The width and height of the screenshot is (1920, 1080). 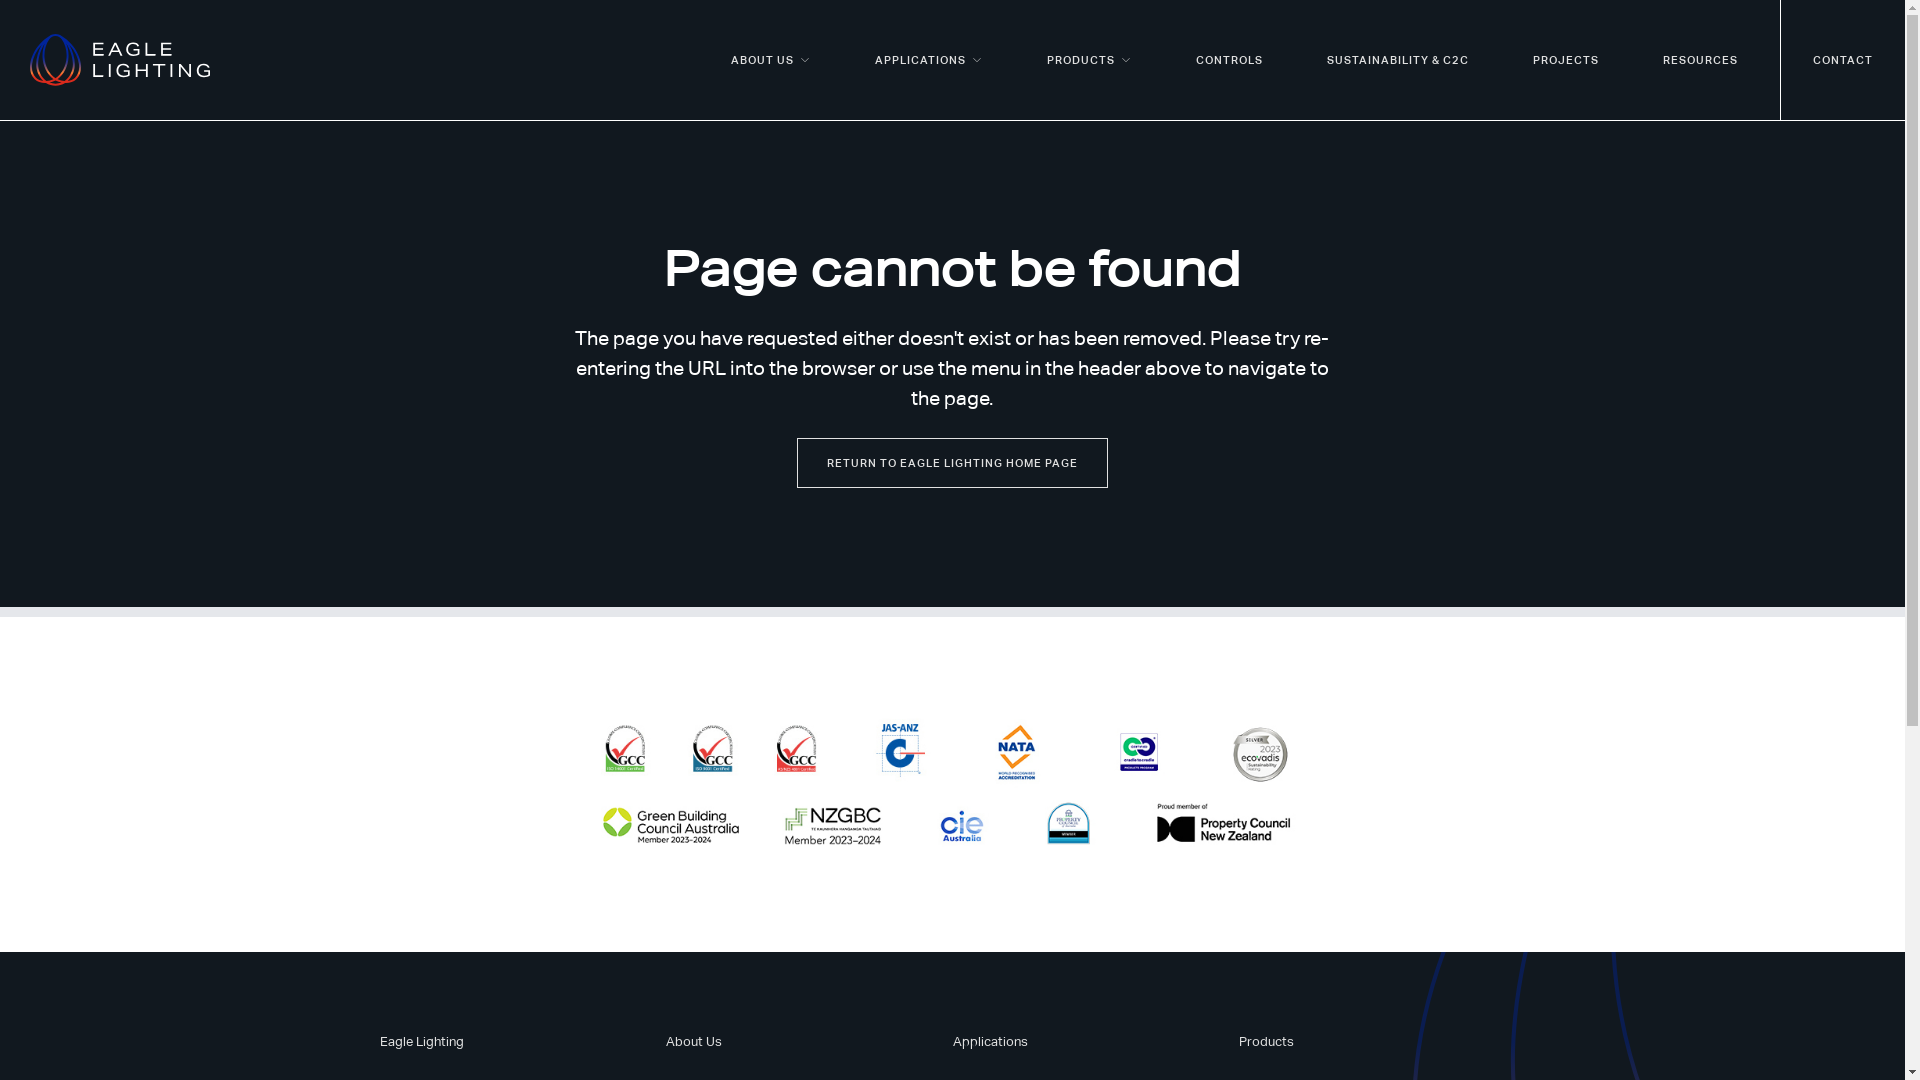 I want to click on 'Eagle Lighting', so click(x=421, y=1040).